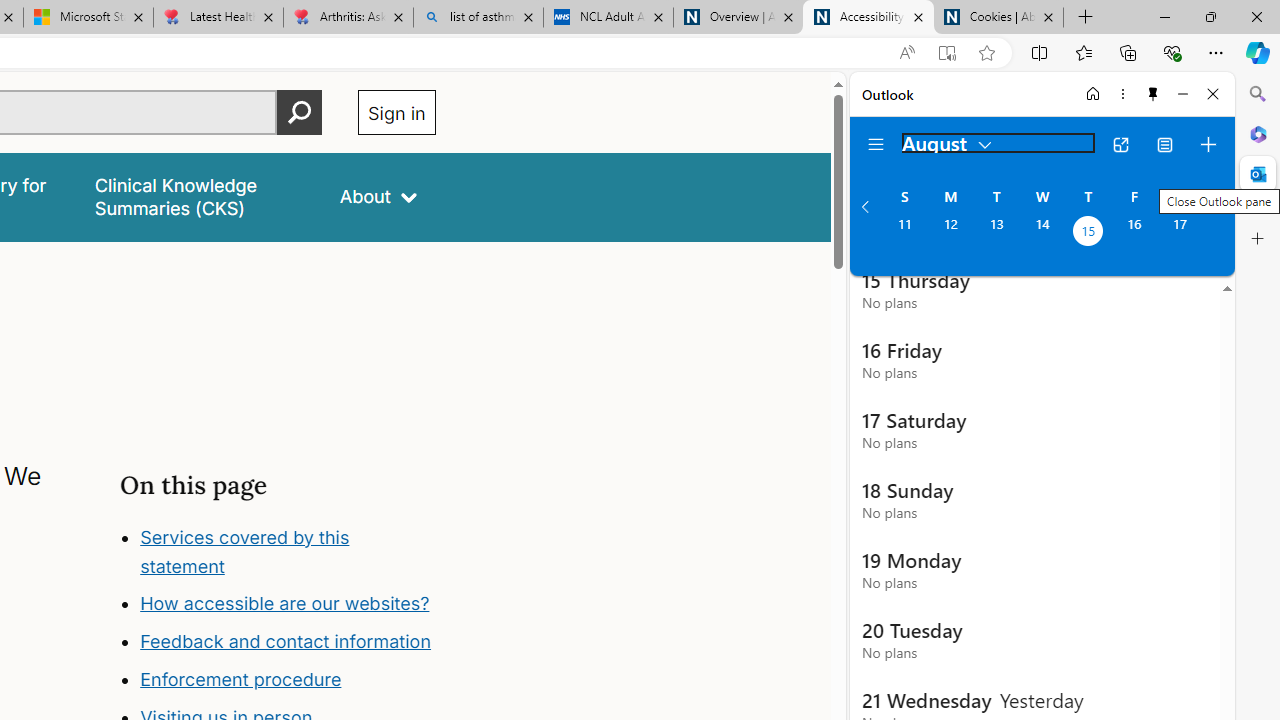 The image size is (1280, 720). What do you see at coordinates (240, 679) in the screenshot?
I see `'Enforcement procedure'` at bounding box center [240, 679].